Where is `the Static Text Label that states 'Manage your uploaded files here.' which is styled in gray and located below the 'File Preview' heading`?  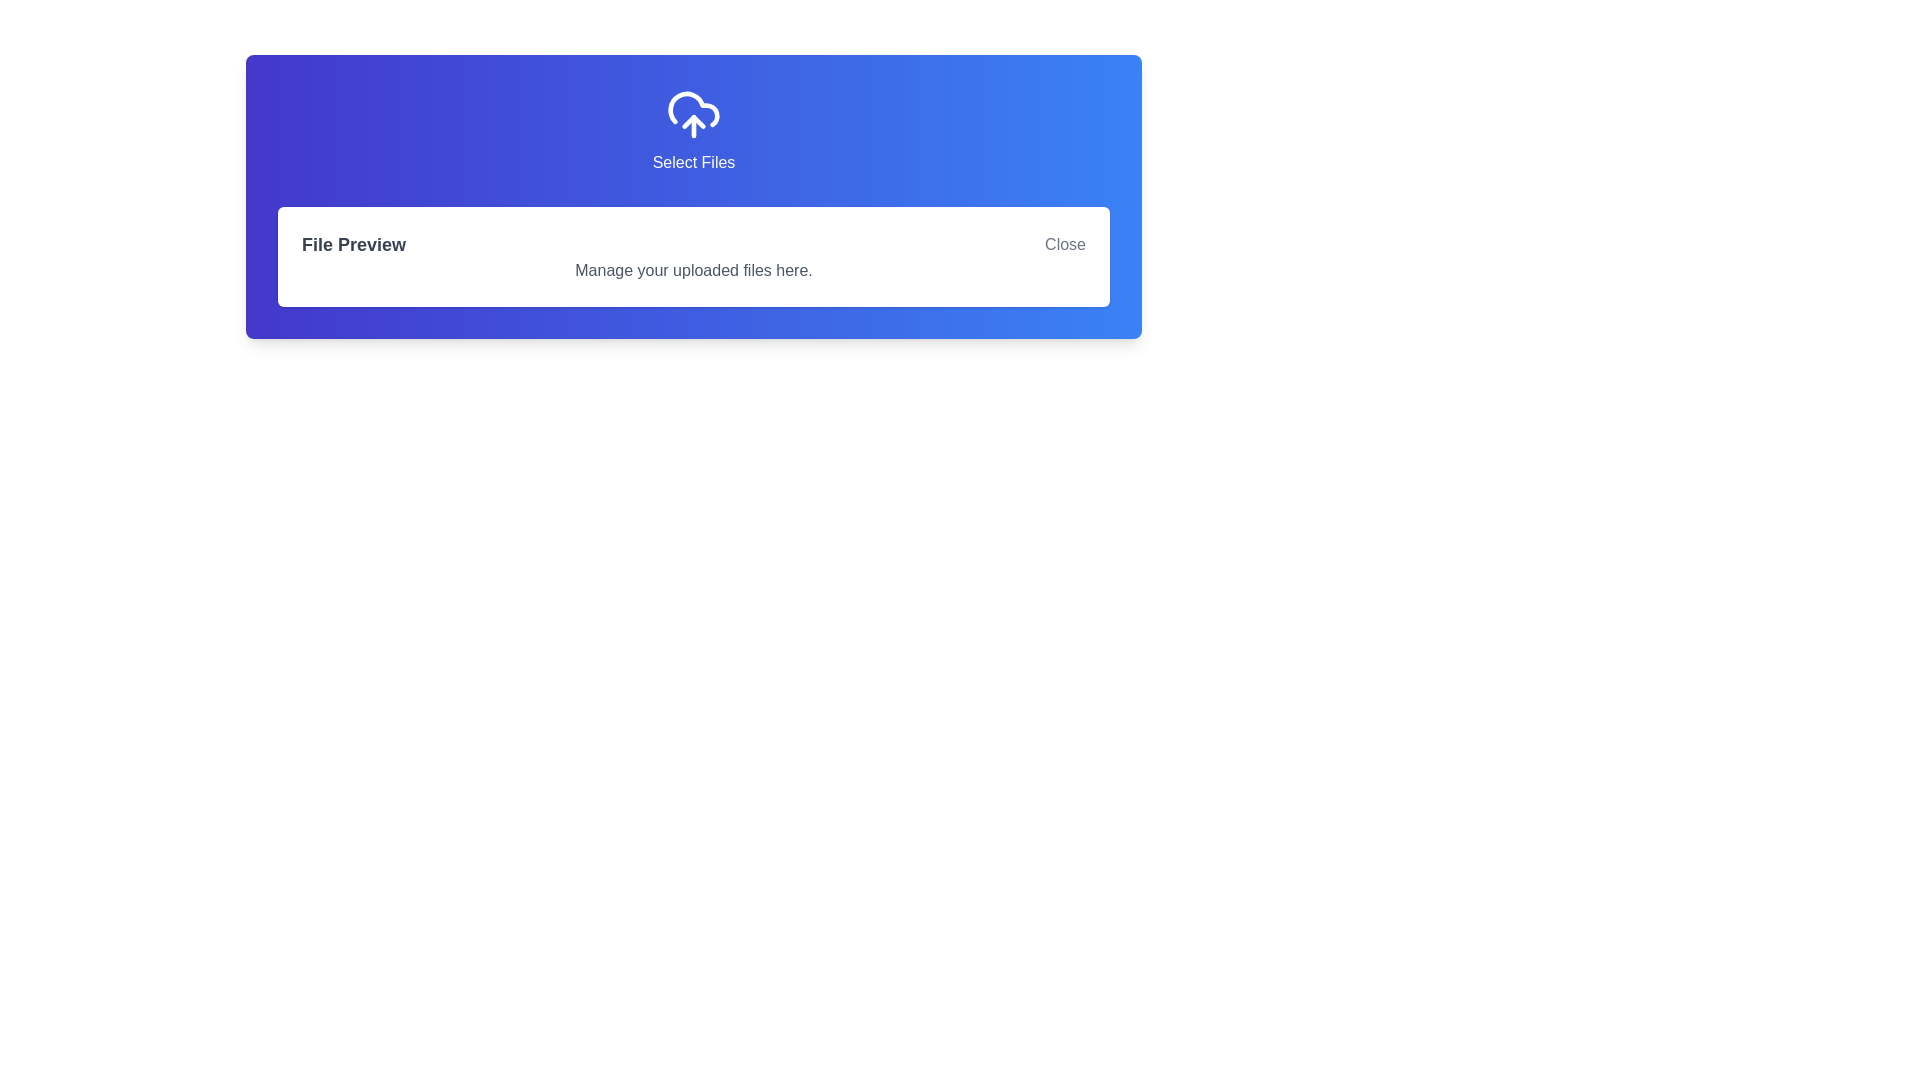 the Static Text Label that states 'Manage your uploaded files here.' which is styled in gray and located below the 'File Preview' heading is located at coordinates (694, 270).